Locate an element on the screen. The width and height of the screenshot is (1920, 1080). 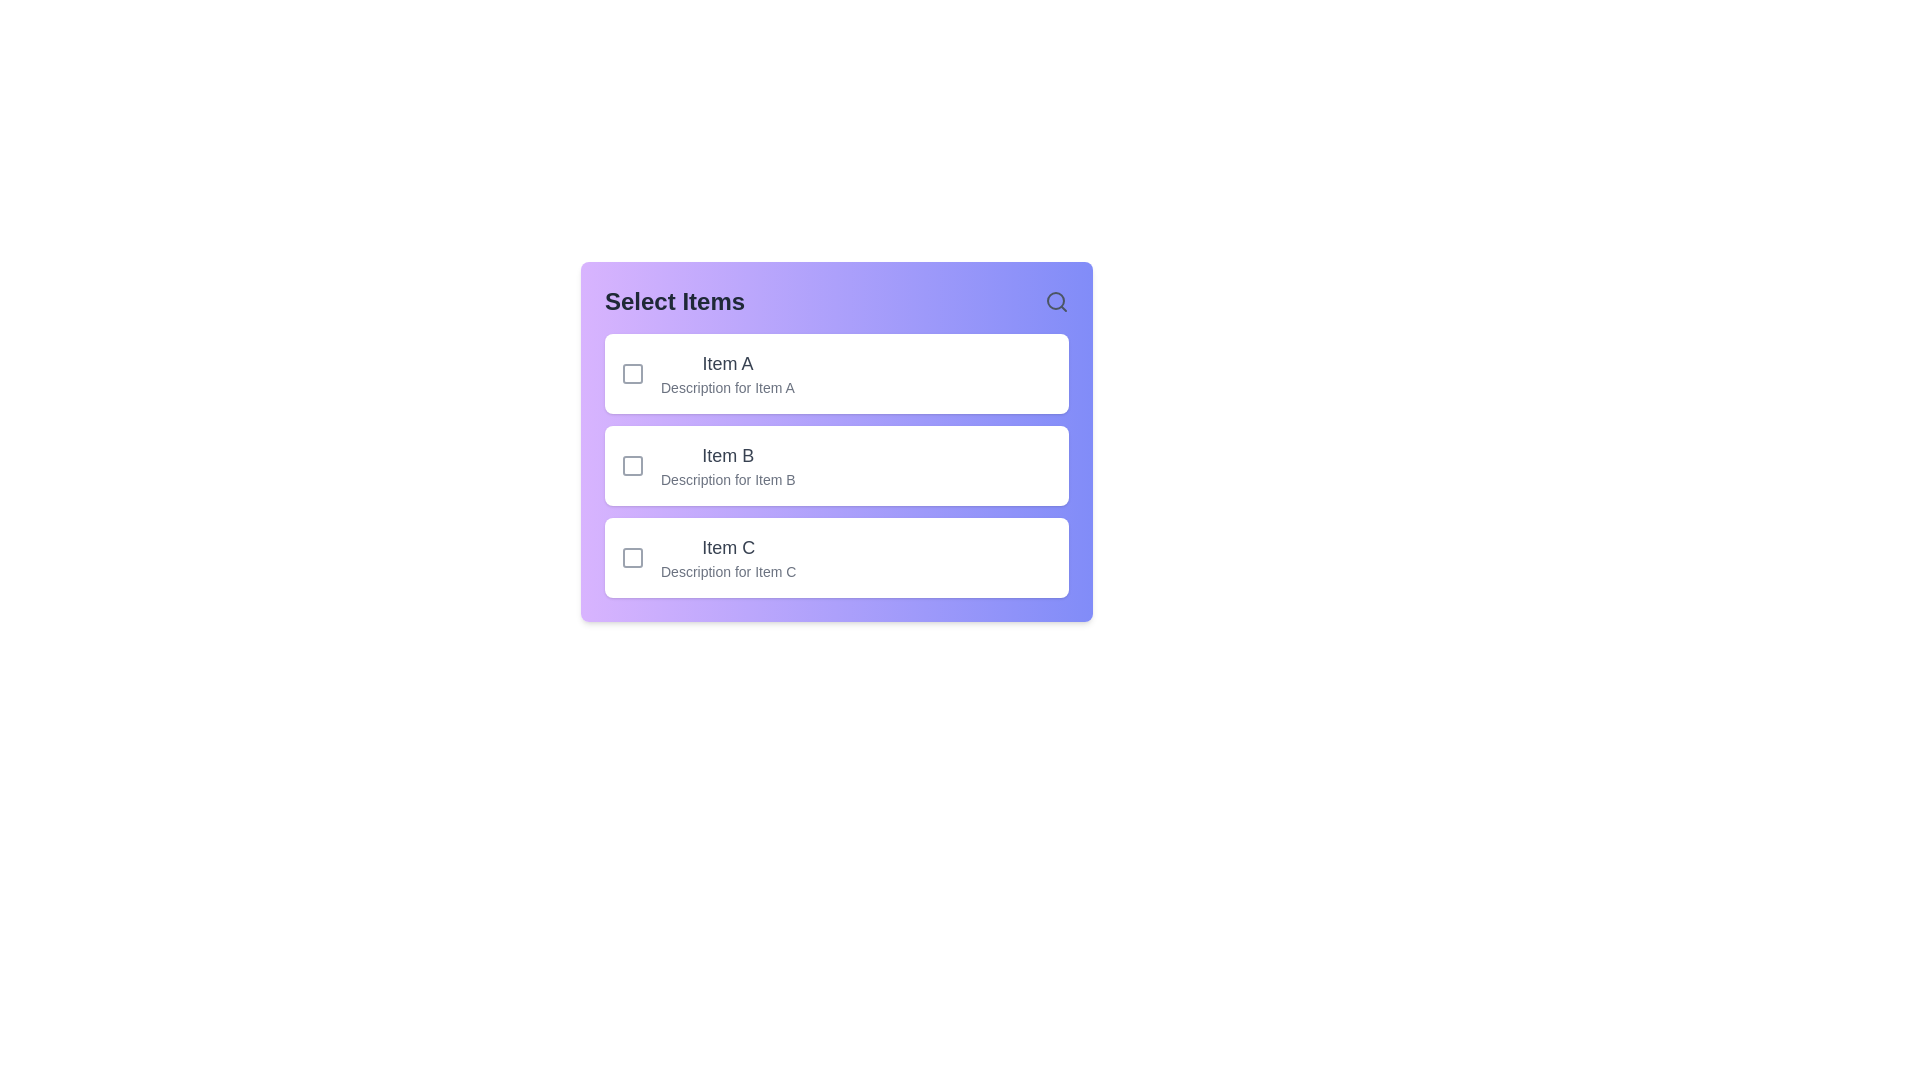
the checkbox for Item B is located at coordinates (632, 466).